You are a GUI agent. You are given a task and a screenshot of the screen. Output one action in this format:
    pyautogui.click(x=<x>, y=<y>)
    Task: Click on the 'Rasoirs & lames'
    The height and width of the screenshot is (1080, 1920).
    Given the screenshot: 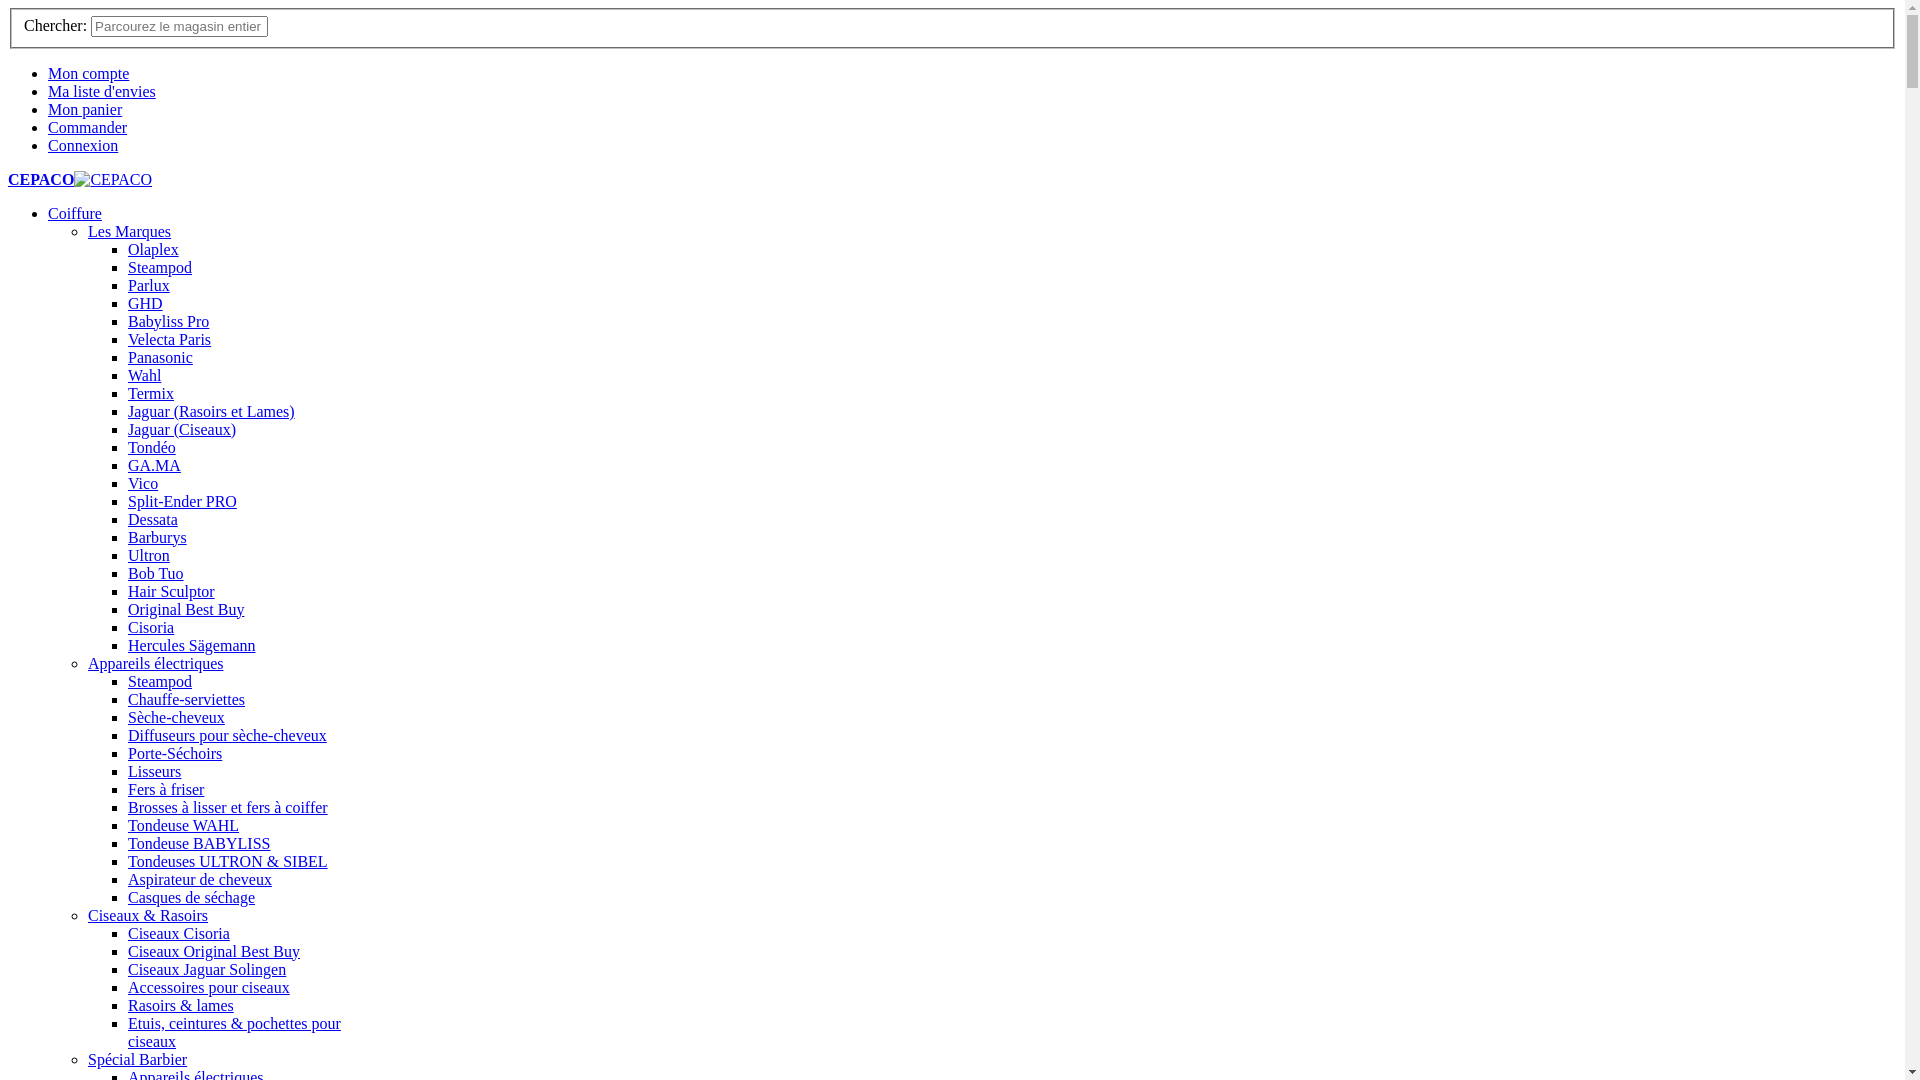 What is the action you would take?
    pyautogui.click(x=181, y=1005)
    